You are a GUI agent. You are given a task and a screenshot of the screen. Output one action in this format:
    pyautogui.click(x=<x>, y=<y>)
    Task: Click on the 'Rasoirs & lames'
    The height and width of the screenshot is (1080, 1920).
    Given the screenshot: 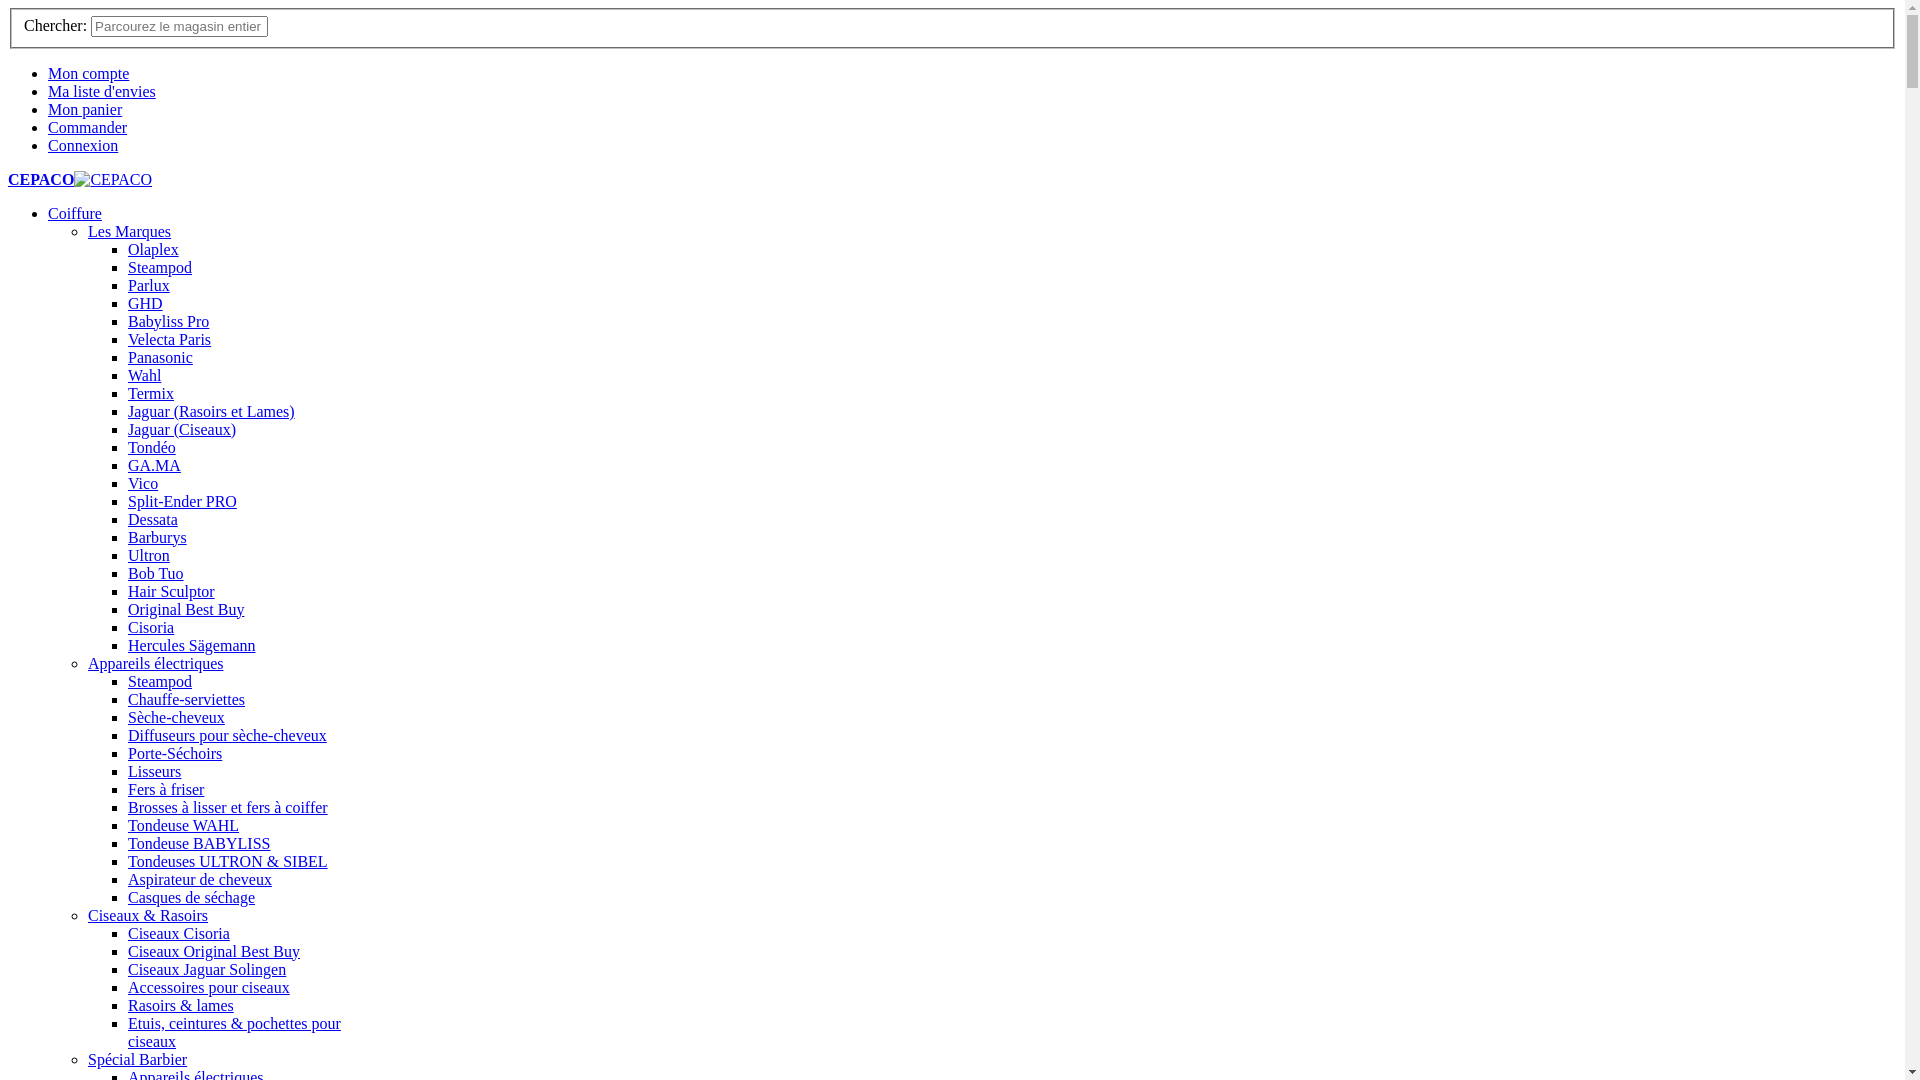 What is the action you would take?
    pyautogui.click(x=181, y=1005)
    